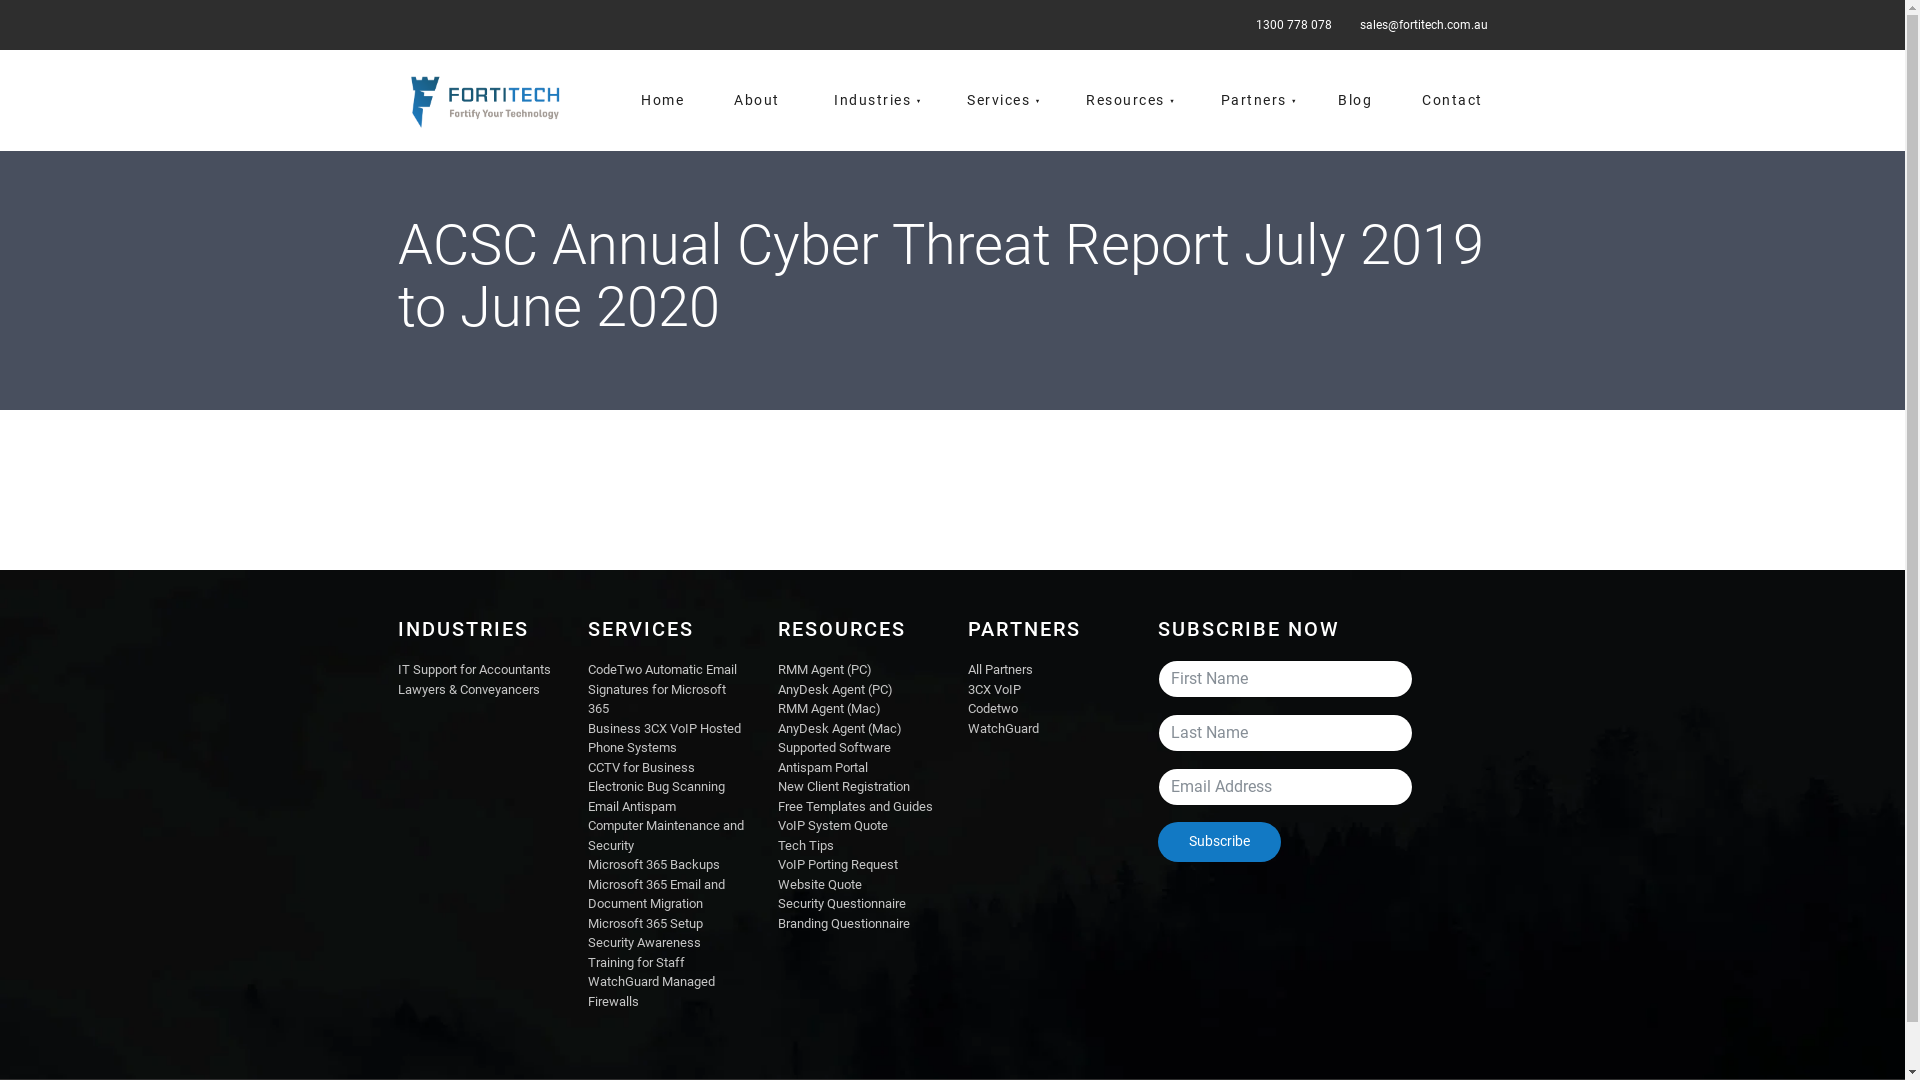 The image size is (1920, 1080). What do you see at coordinates (1218, 841) in the screenshot?
I see `'Subscribe'` at bounding box center [1218, 841].